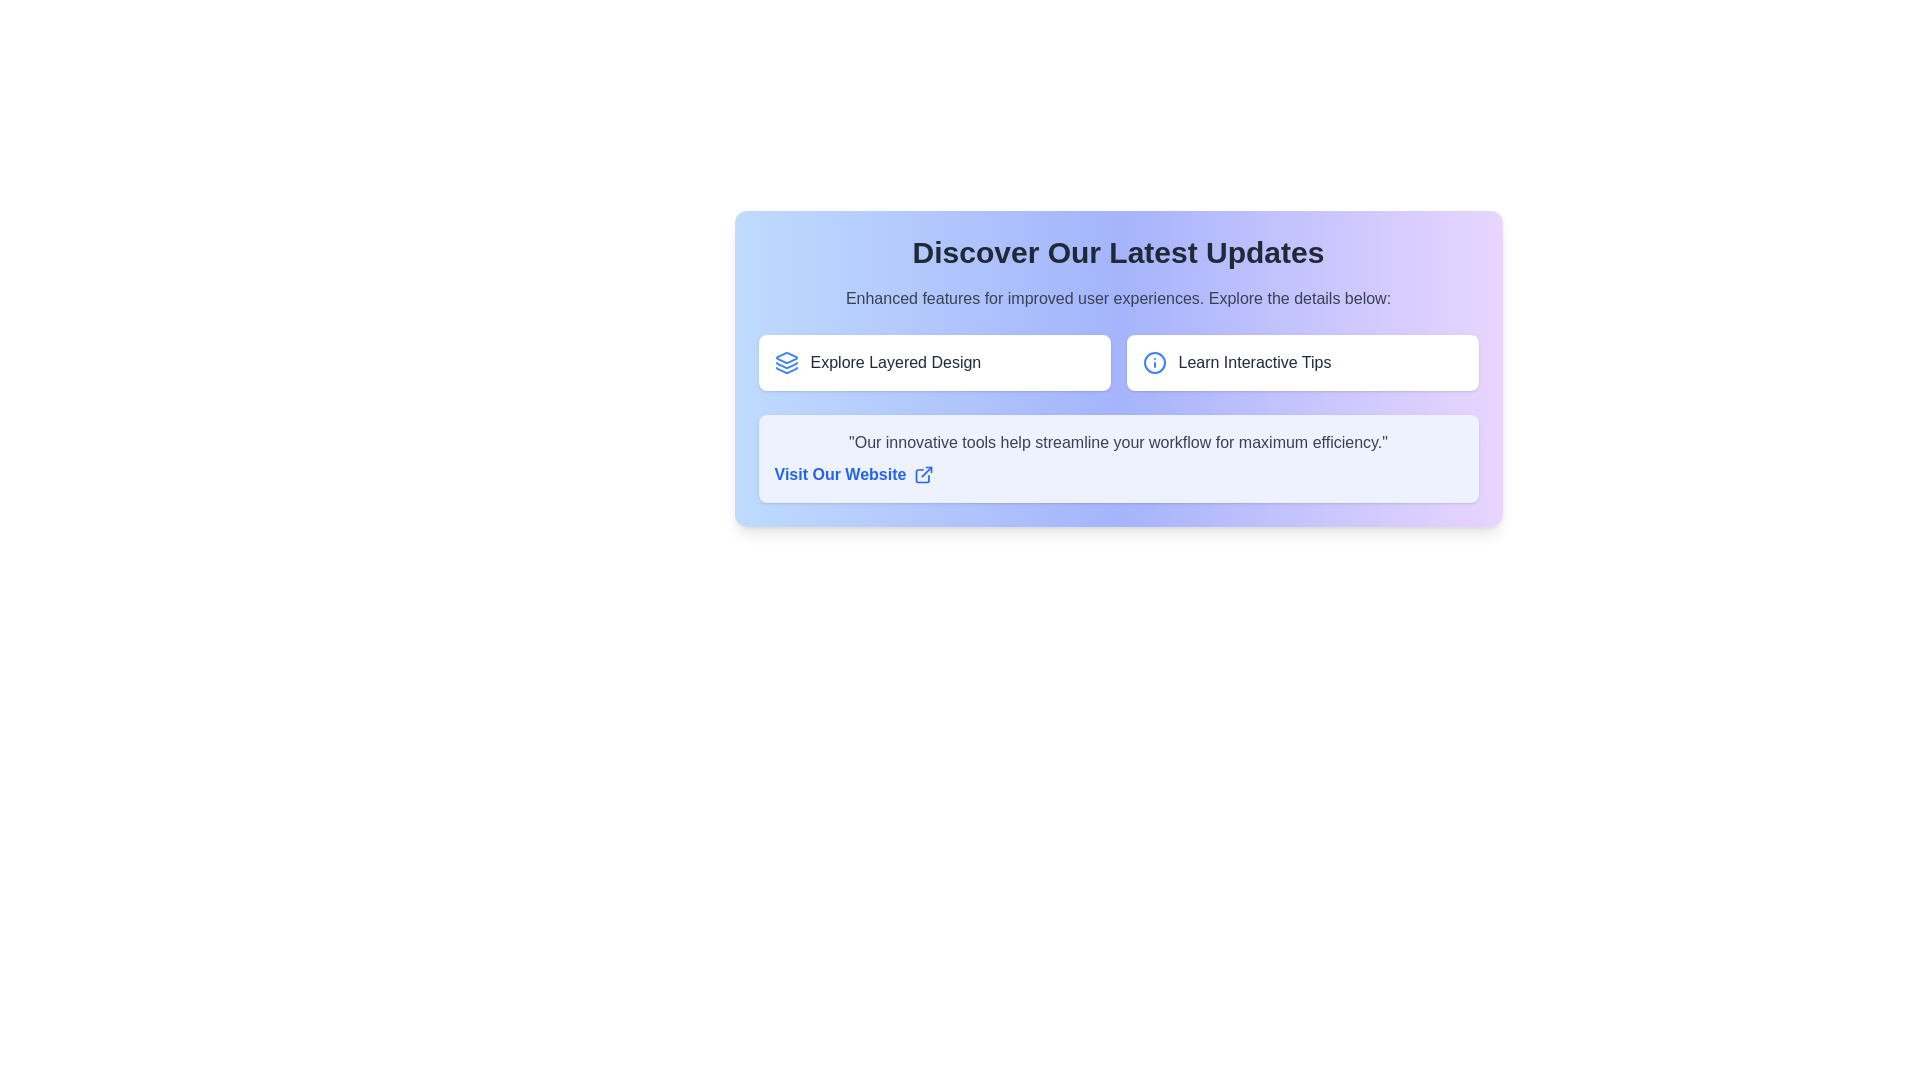 Image resolution: width=1920 pixels, height=1080 pixels. I want to click on the 'Learn Interactive Tips' button, so click(1302, 362).